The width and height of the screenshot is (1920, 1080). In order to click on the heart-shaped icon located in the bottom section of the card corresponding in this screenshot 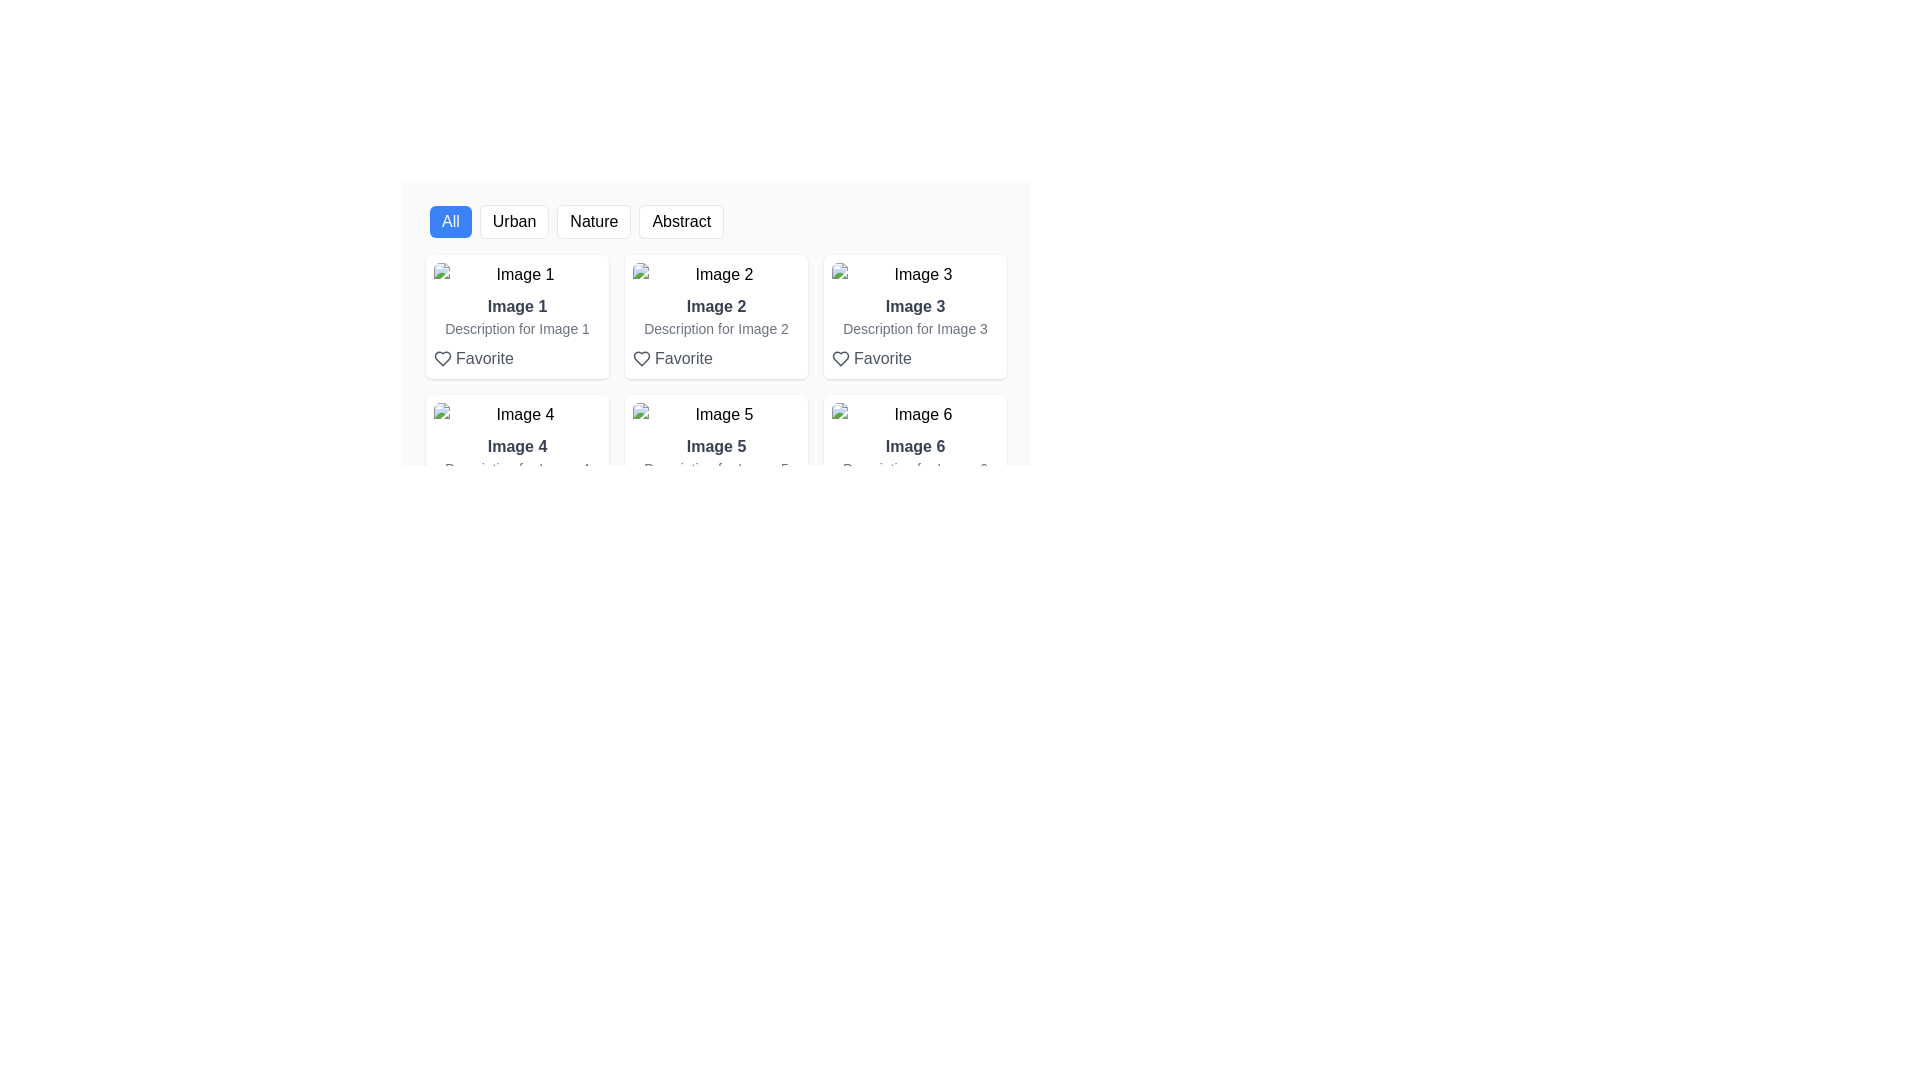, I will do `click(840, 357)`.